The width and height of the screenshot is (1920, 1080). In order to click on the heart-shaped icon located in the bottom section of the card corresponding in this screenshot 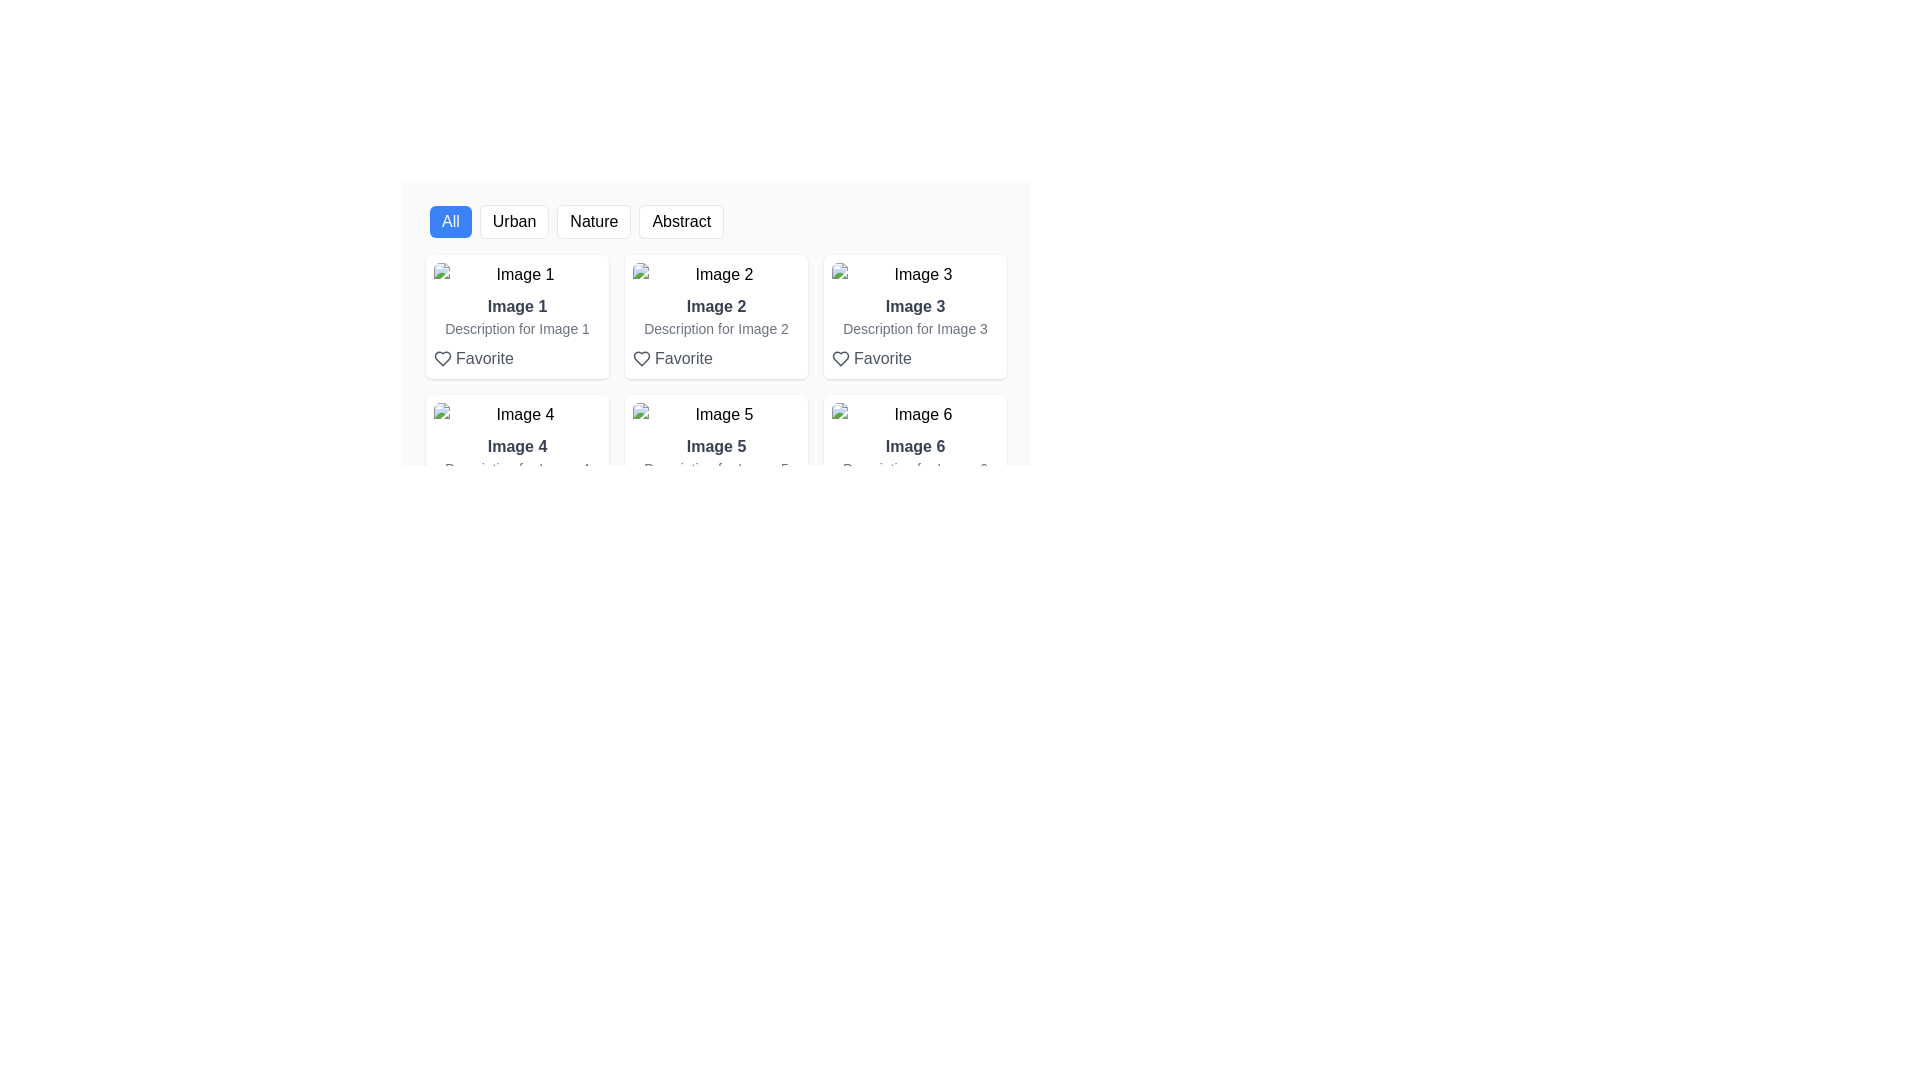, I will do `click(840, 357)`.